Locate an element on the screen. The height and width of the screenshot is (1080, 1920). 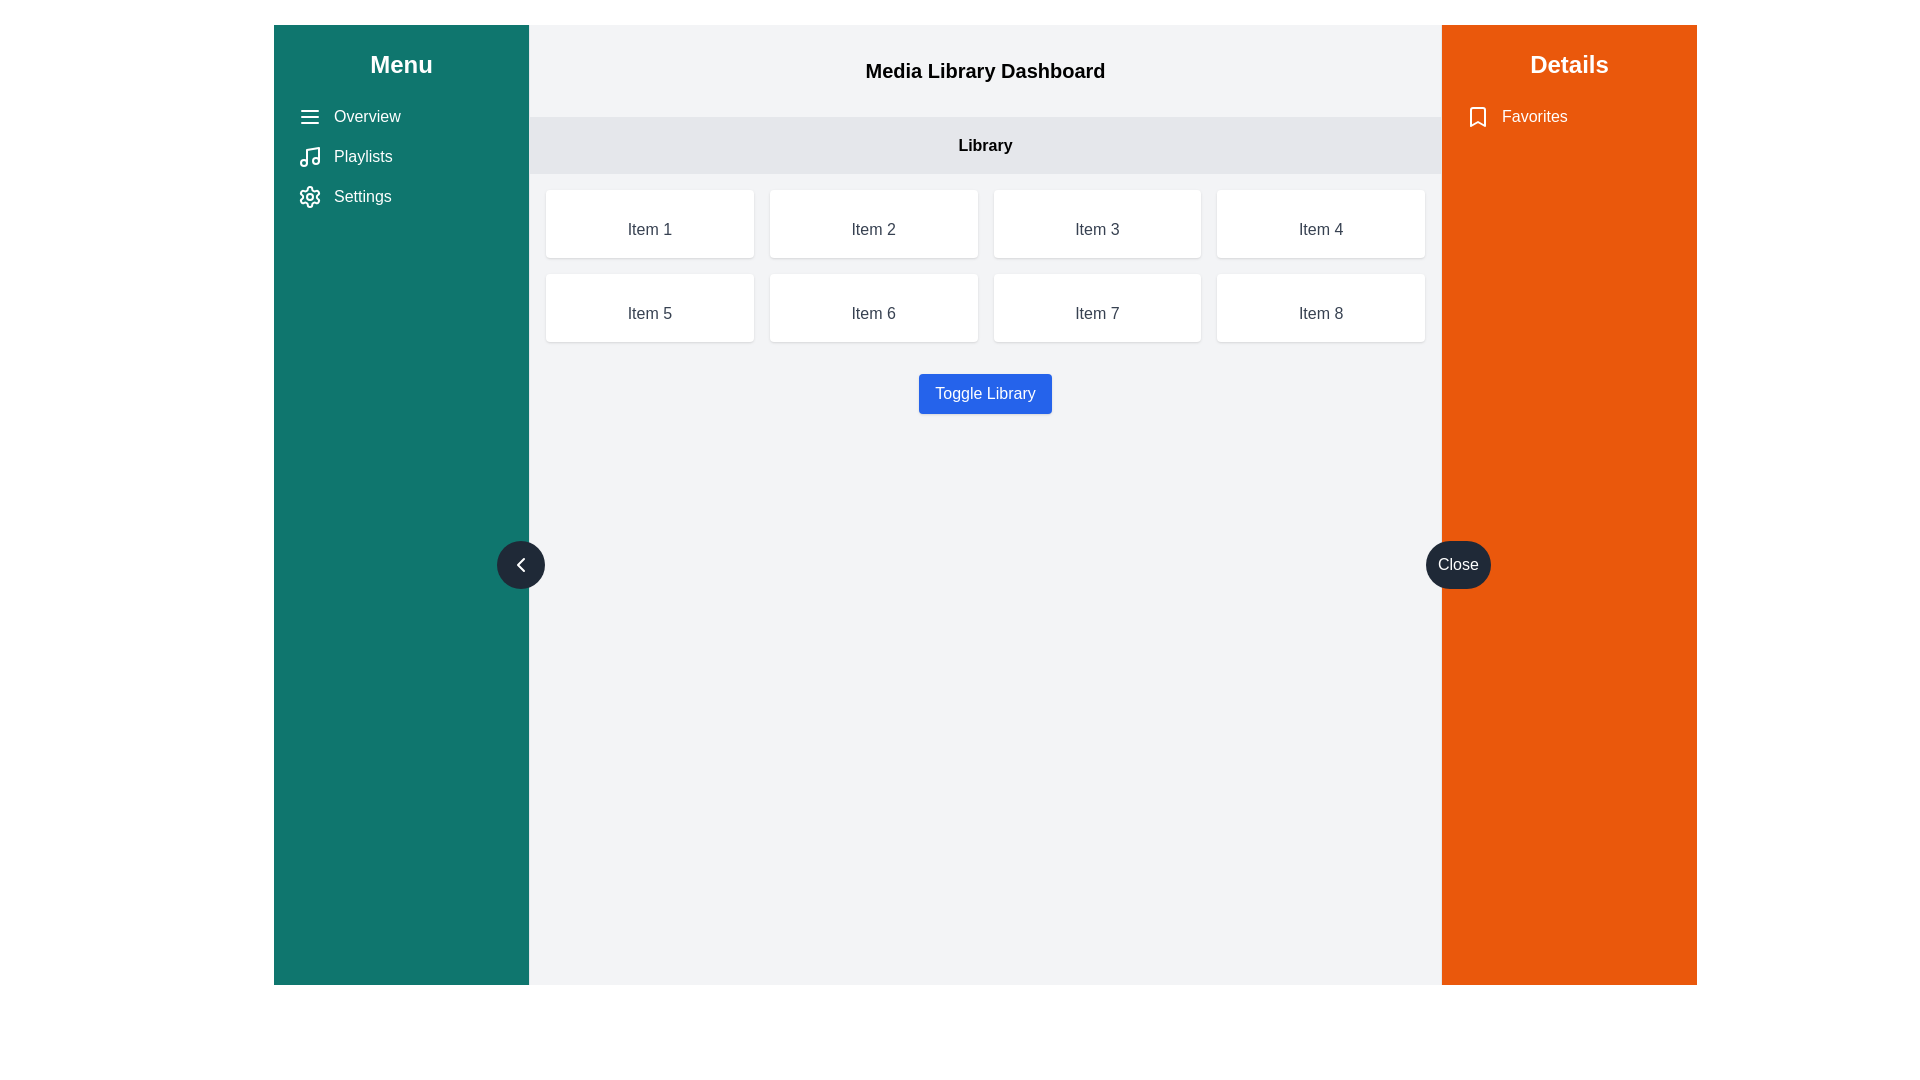
the 'Settings' navigation link in the vertical menu on the left side of the interface is located at coordinates (400, 196).